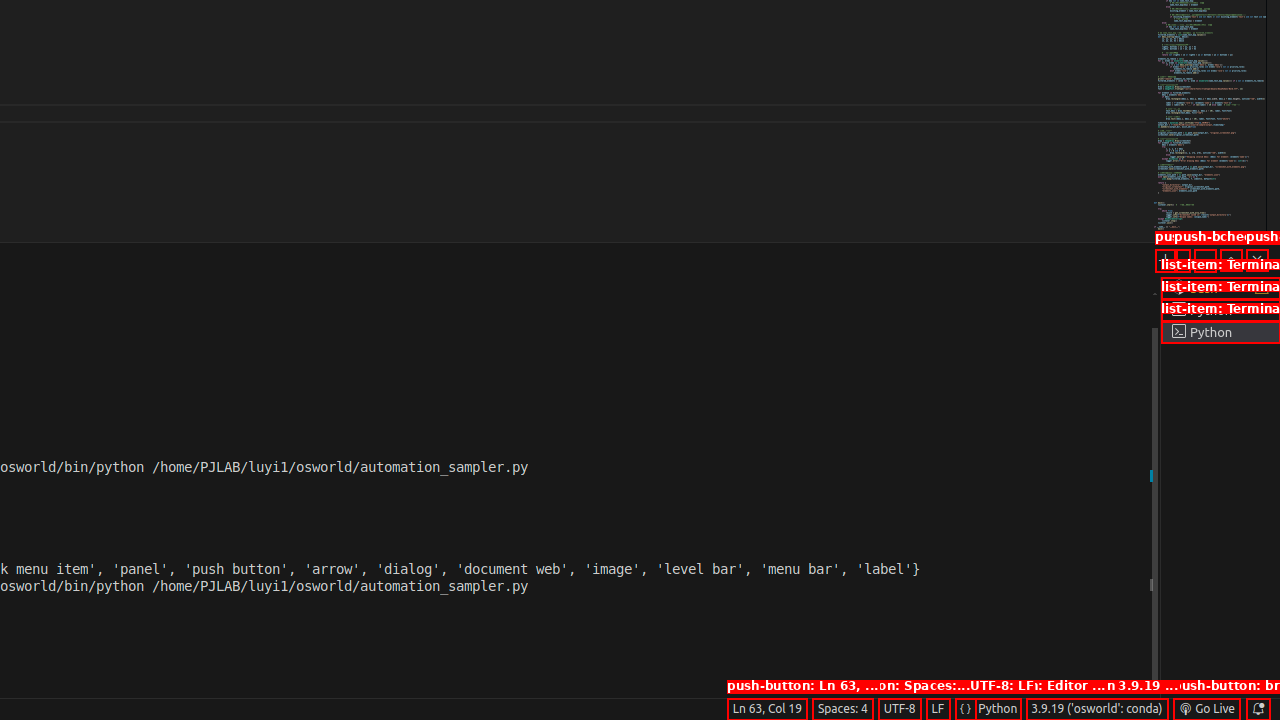 This screenshot has width=1280, height=720. Describe the element at coordinates (1219, 310) in the screenshot. I see `'Terminal 2 Python'` at that location.